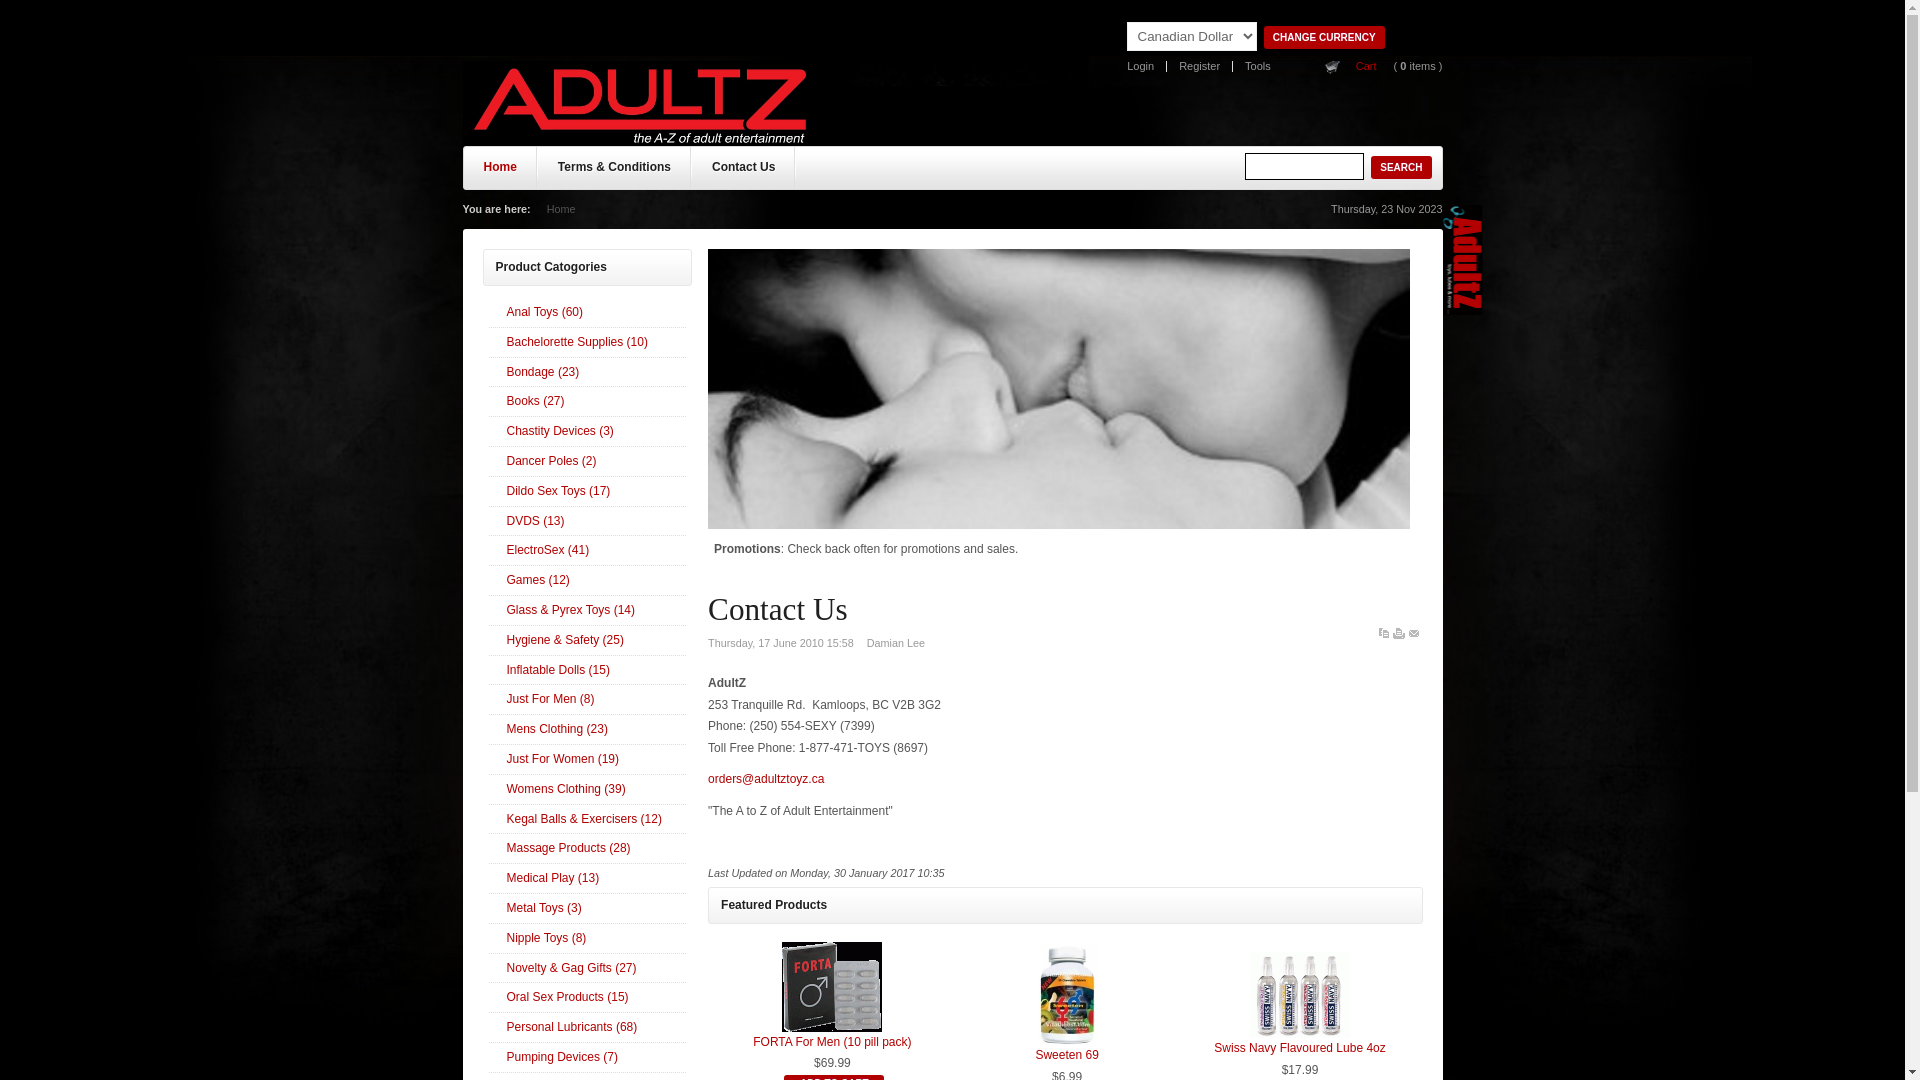 The image size is (1920, 1080). I want to click on 'Womens Clothing (39)', so click(488, 789).